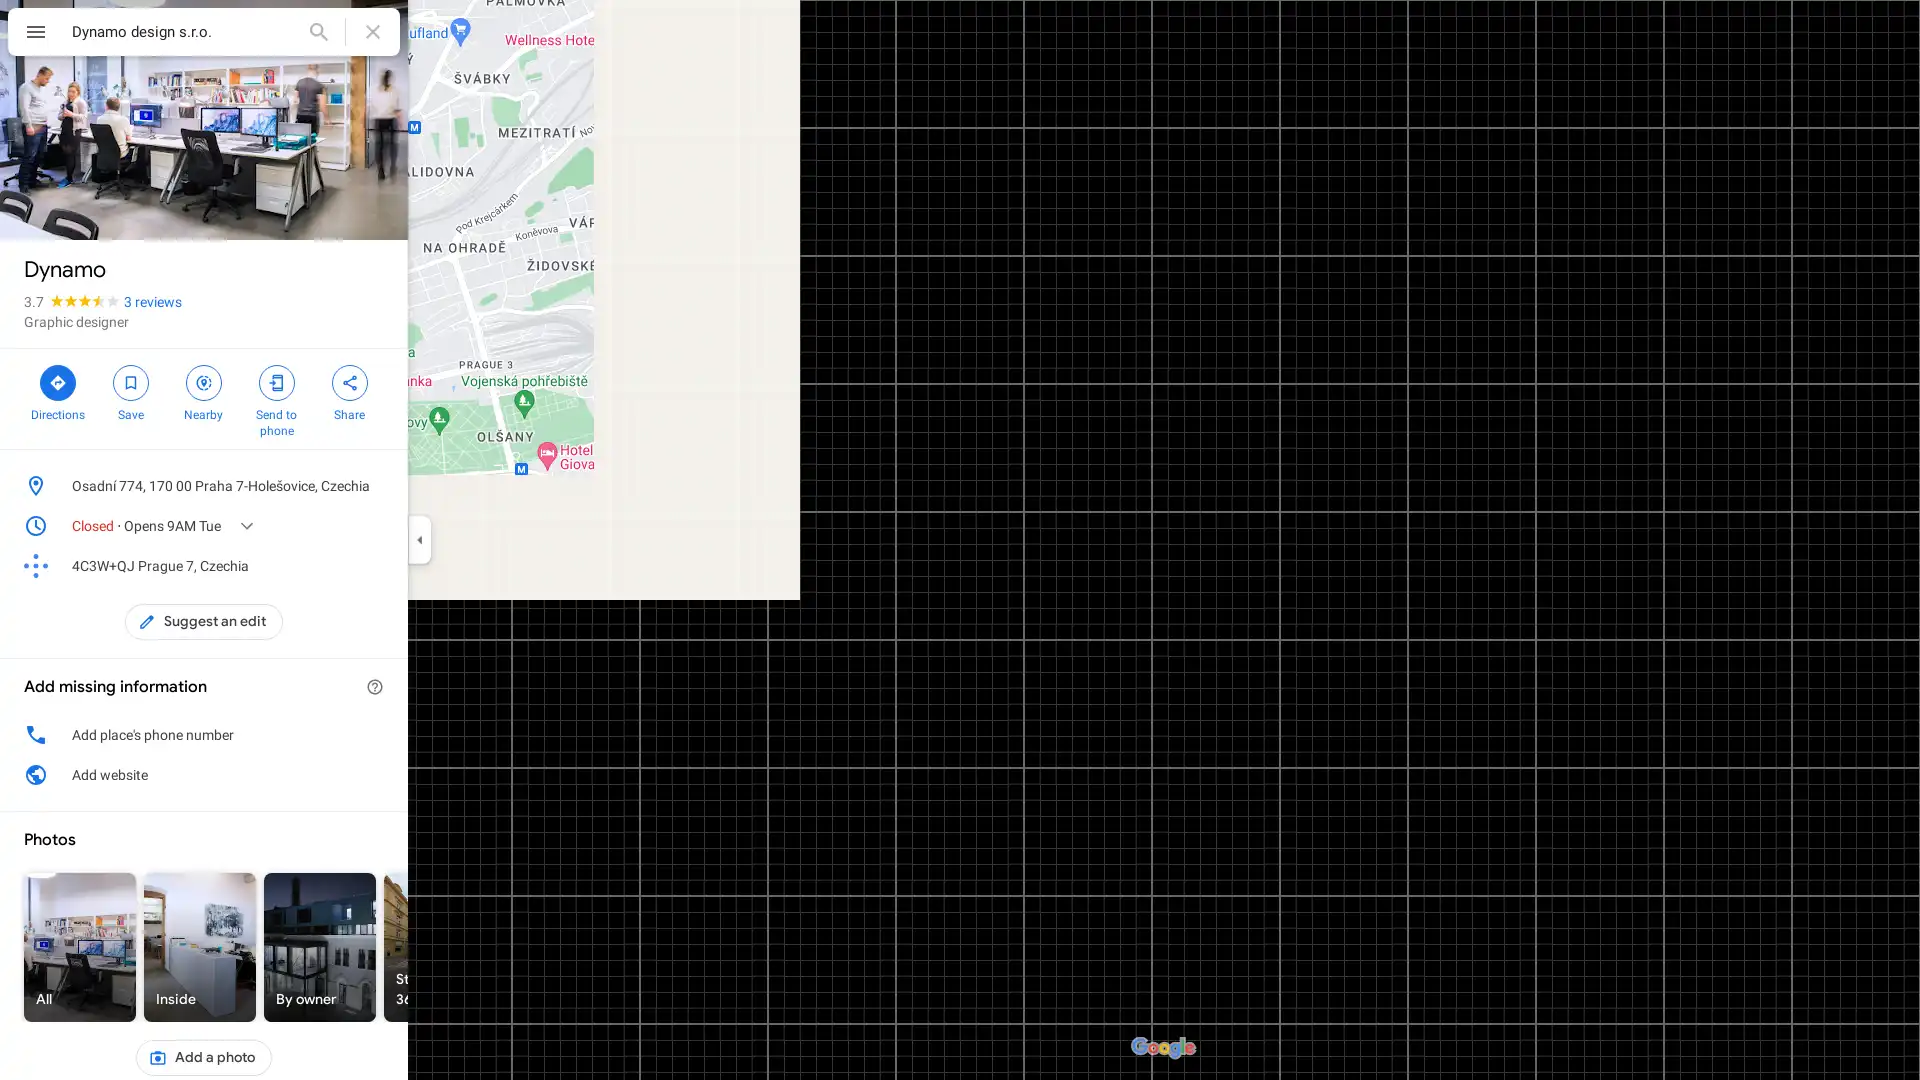 The height and width of the screenshot is (1080, 1920). What do you see at coordinates (57, 390) in the screenshot?
I see `Directions to Dynamo` at bounding box center [57, 390].